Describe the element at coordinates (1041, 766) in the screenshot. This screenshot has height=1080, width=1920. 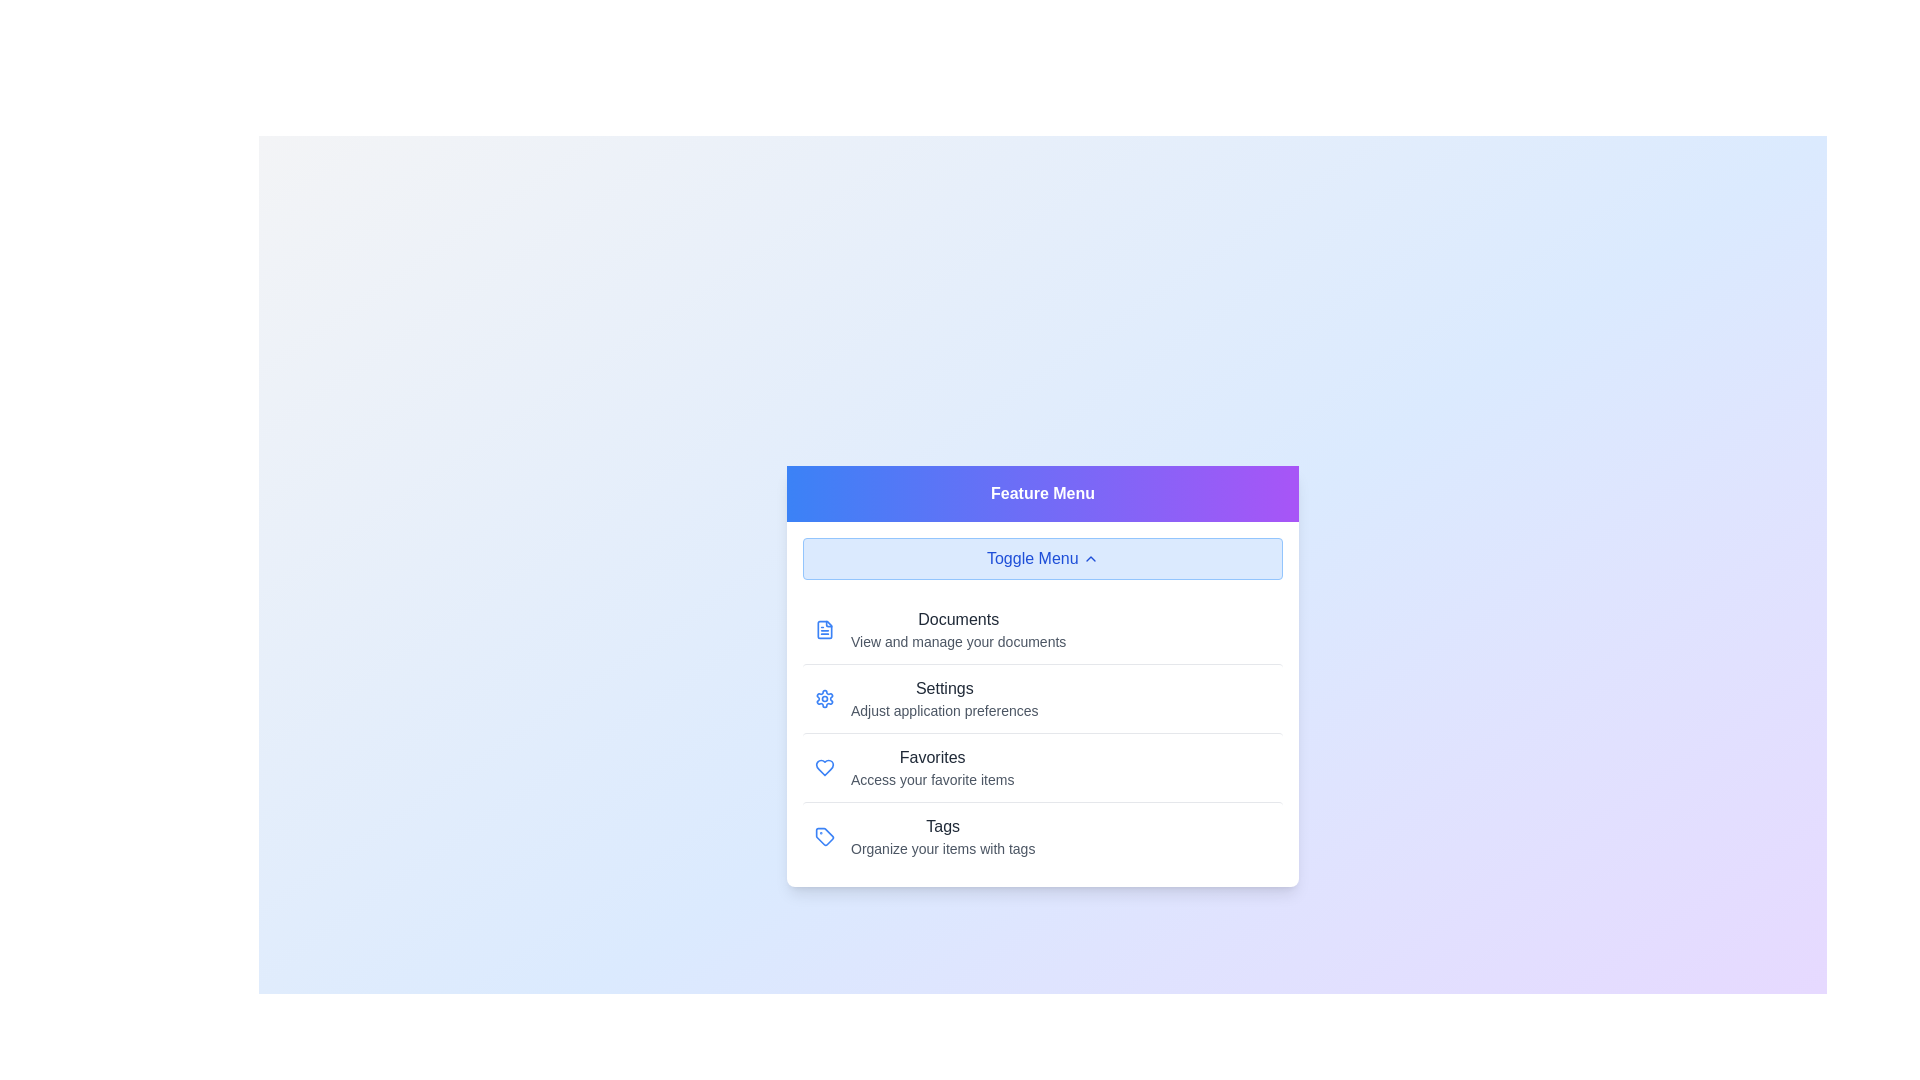
I see `the menu option Favorites by clicking on it` at that location.